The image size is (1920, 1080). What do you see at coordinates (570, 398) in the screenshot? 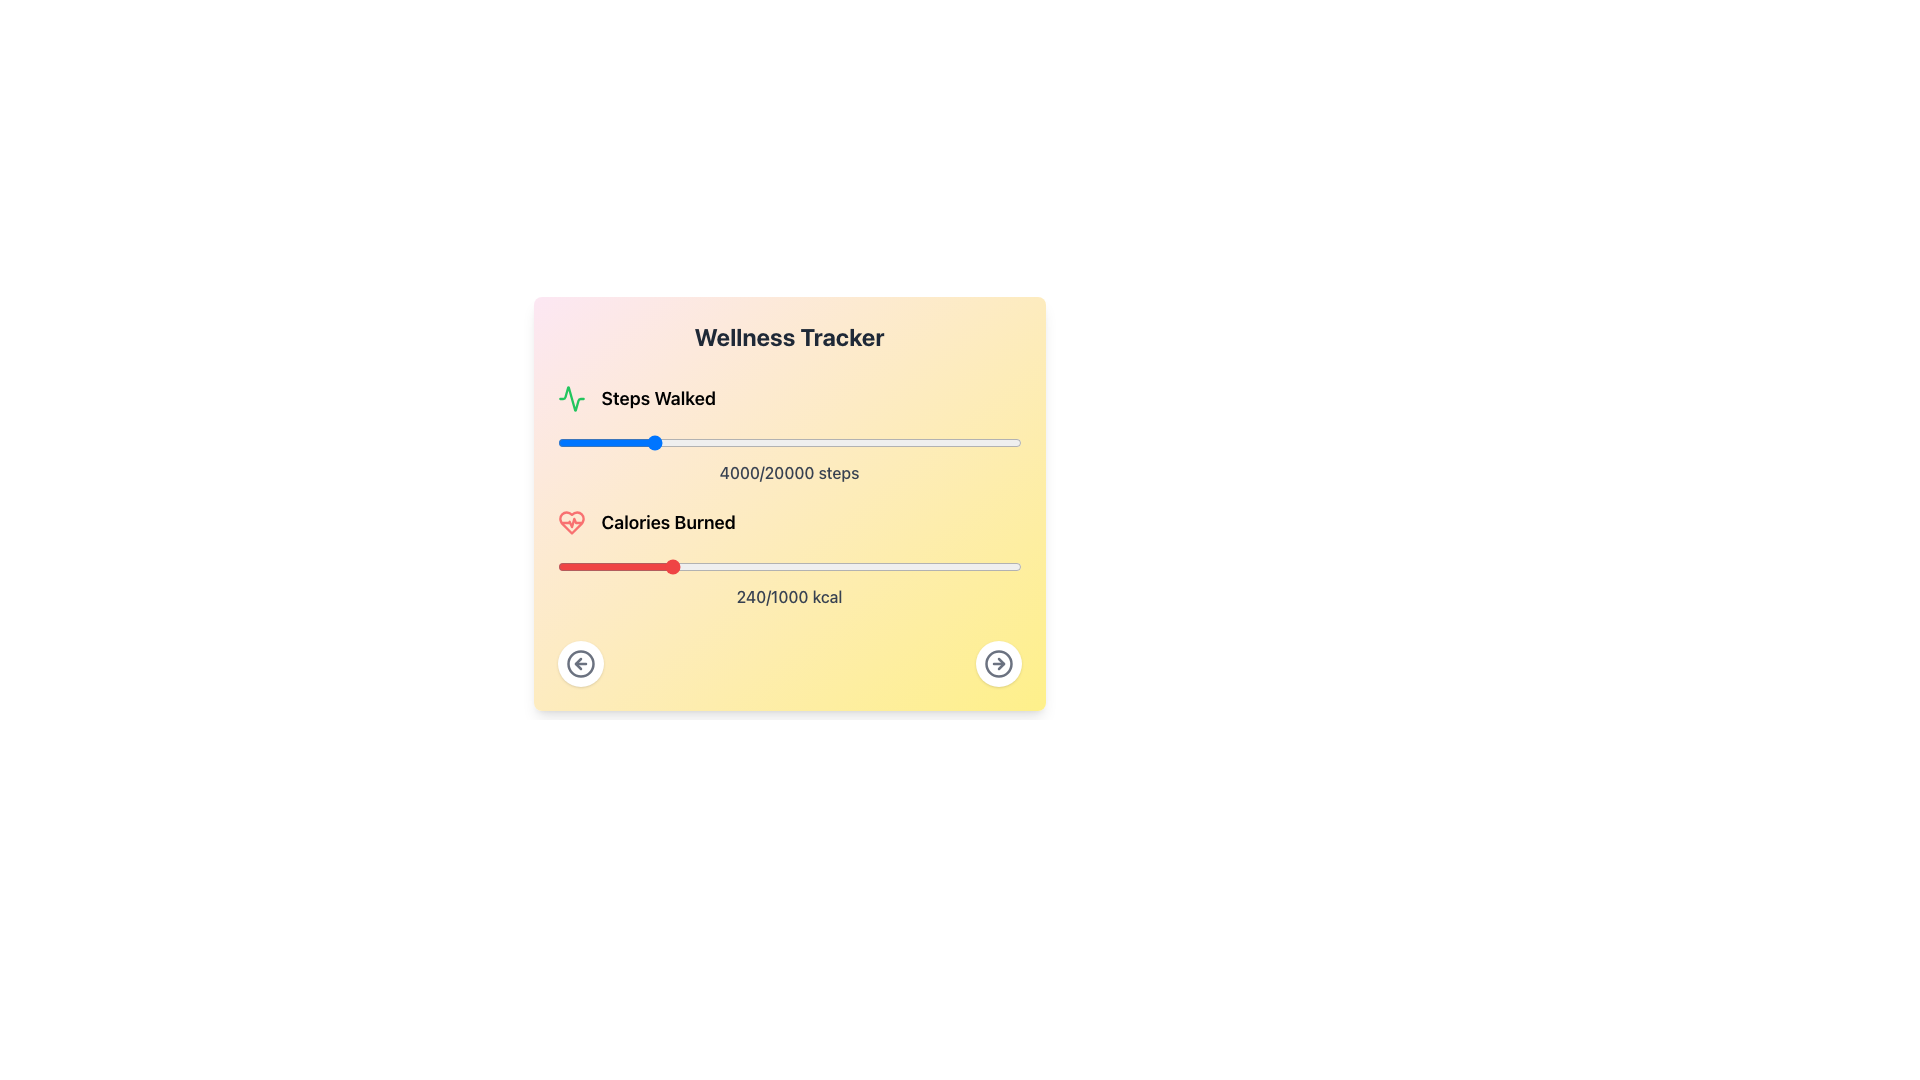
I see `the green wavy line icon representing a pulse or activity graph, located left of the 'Steps Walked' text` at bounding box center [570, 398].